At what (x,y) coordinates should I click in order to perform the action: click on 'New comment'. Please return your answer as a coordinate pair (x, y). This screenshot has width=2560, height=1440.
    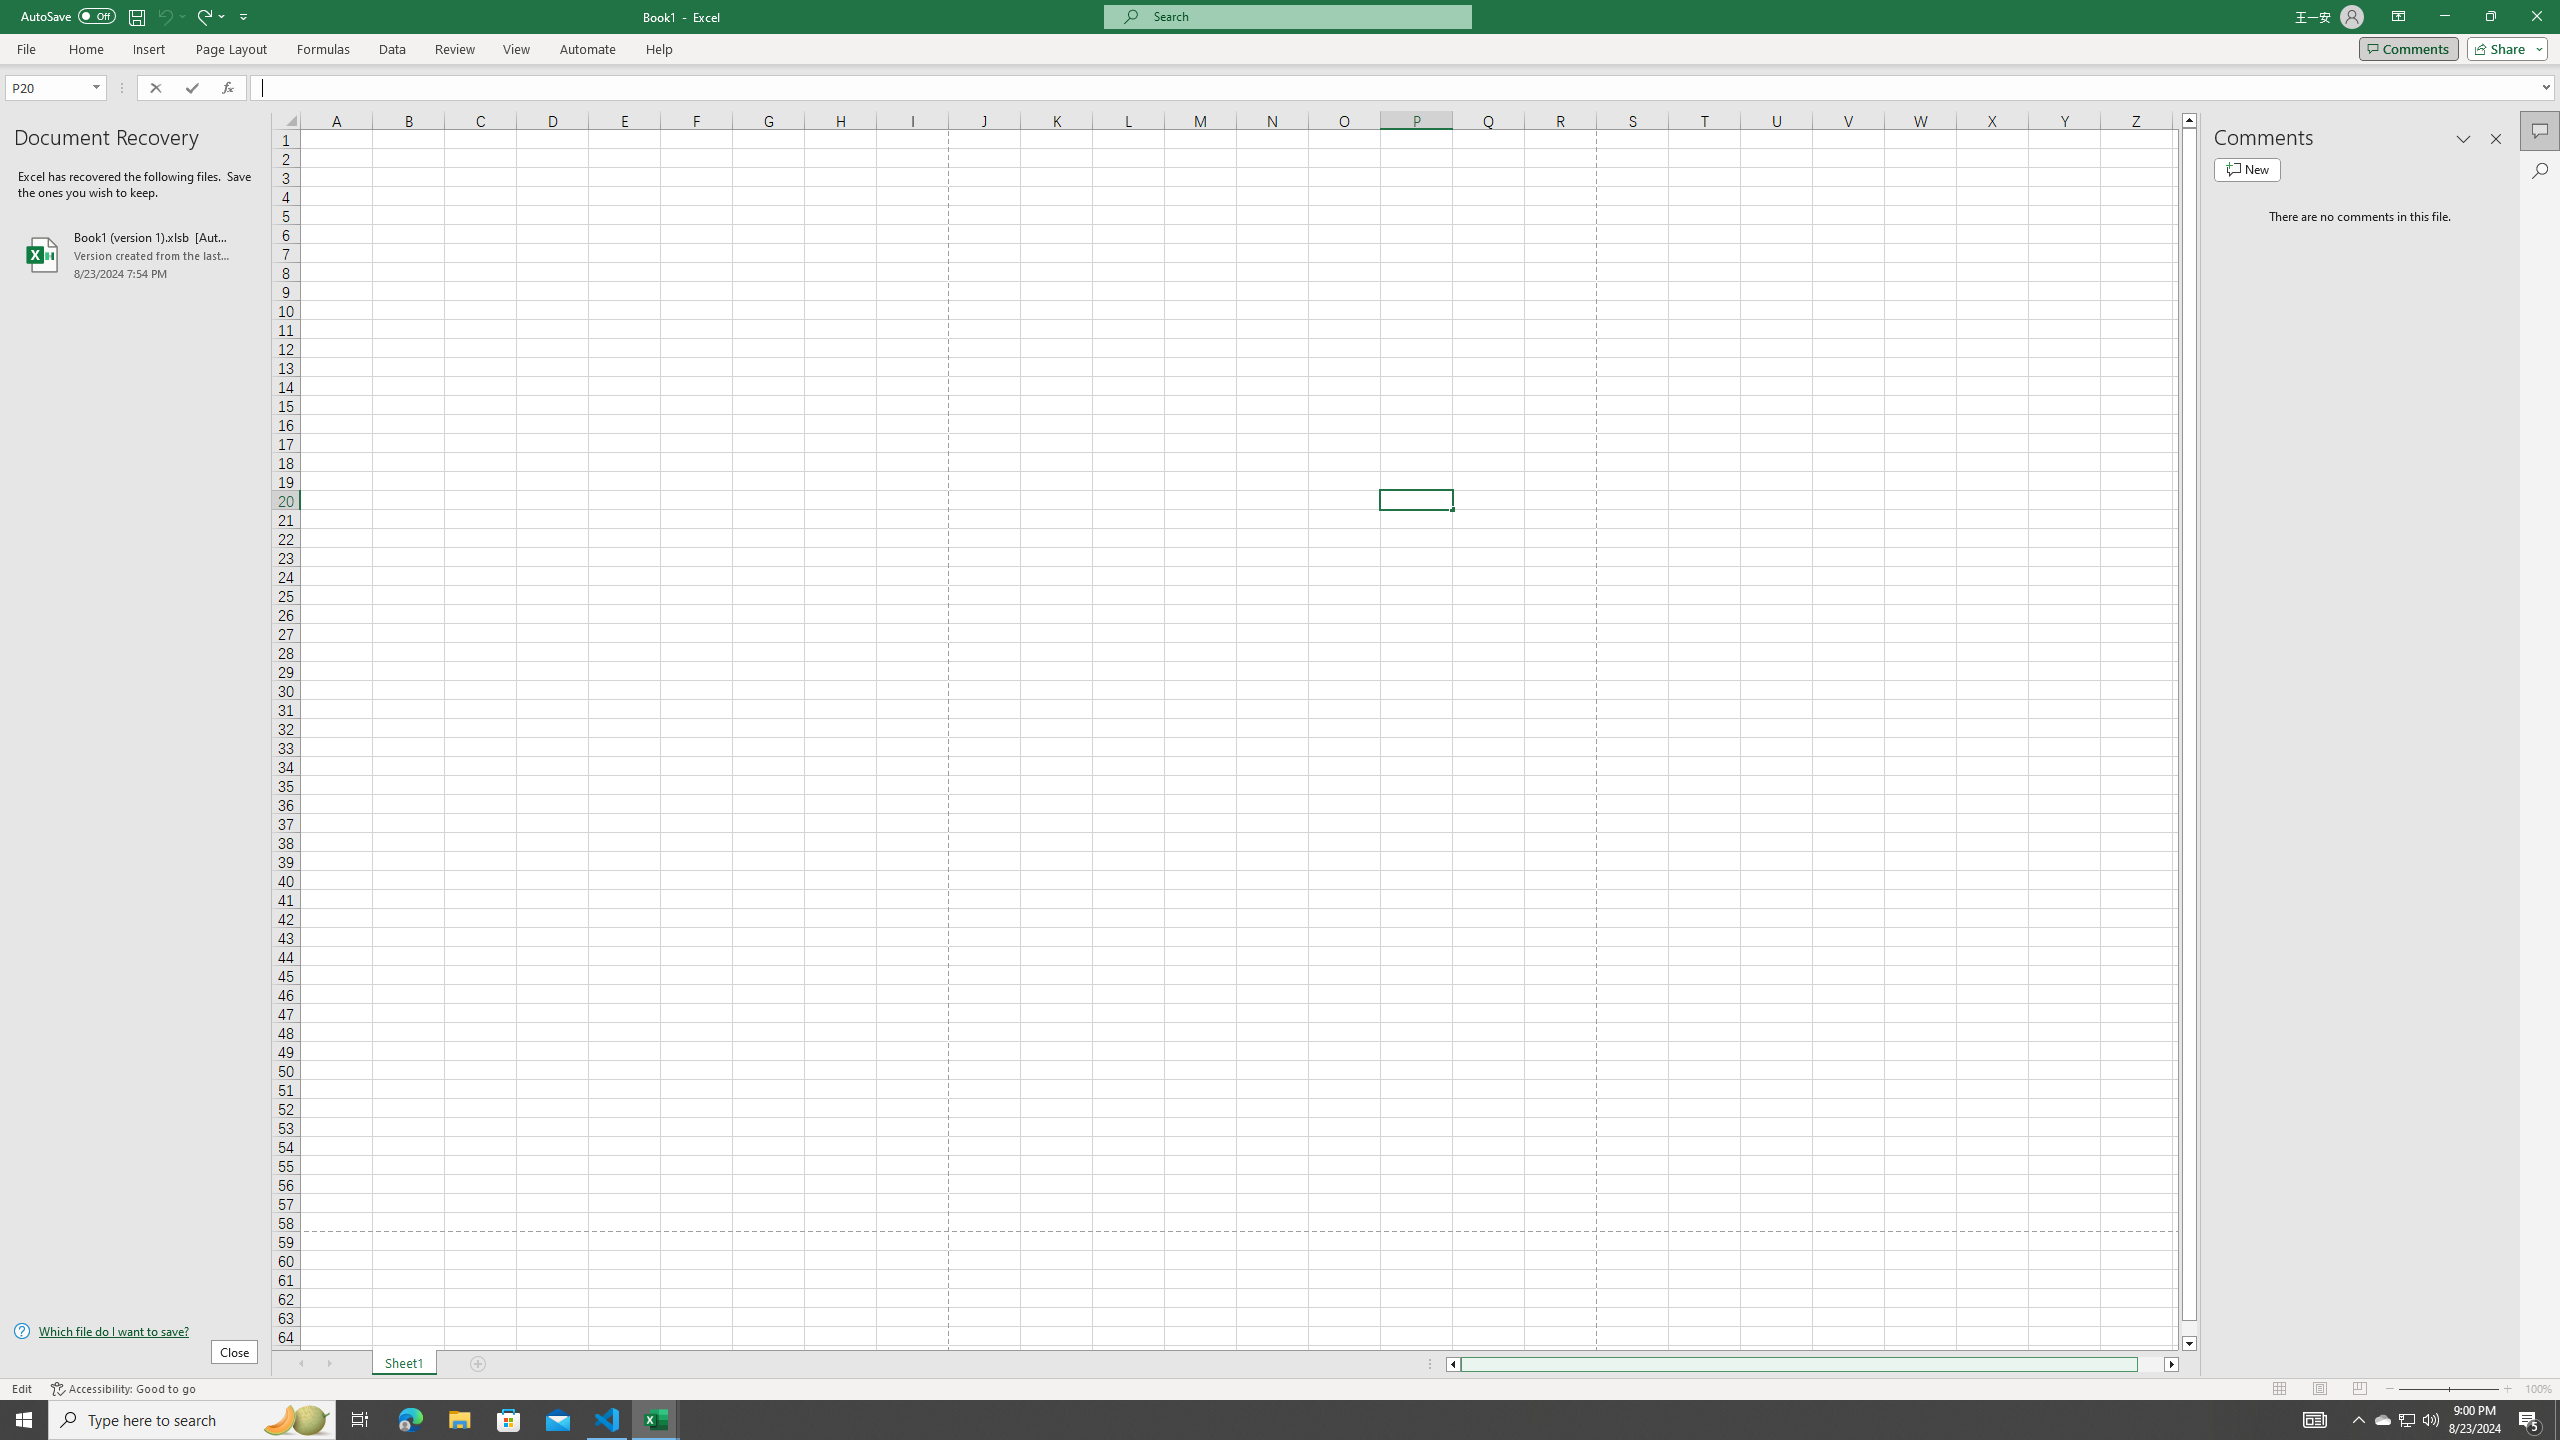
    Looking at the image, I should click on (2246, 168).